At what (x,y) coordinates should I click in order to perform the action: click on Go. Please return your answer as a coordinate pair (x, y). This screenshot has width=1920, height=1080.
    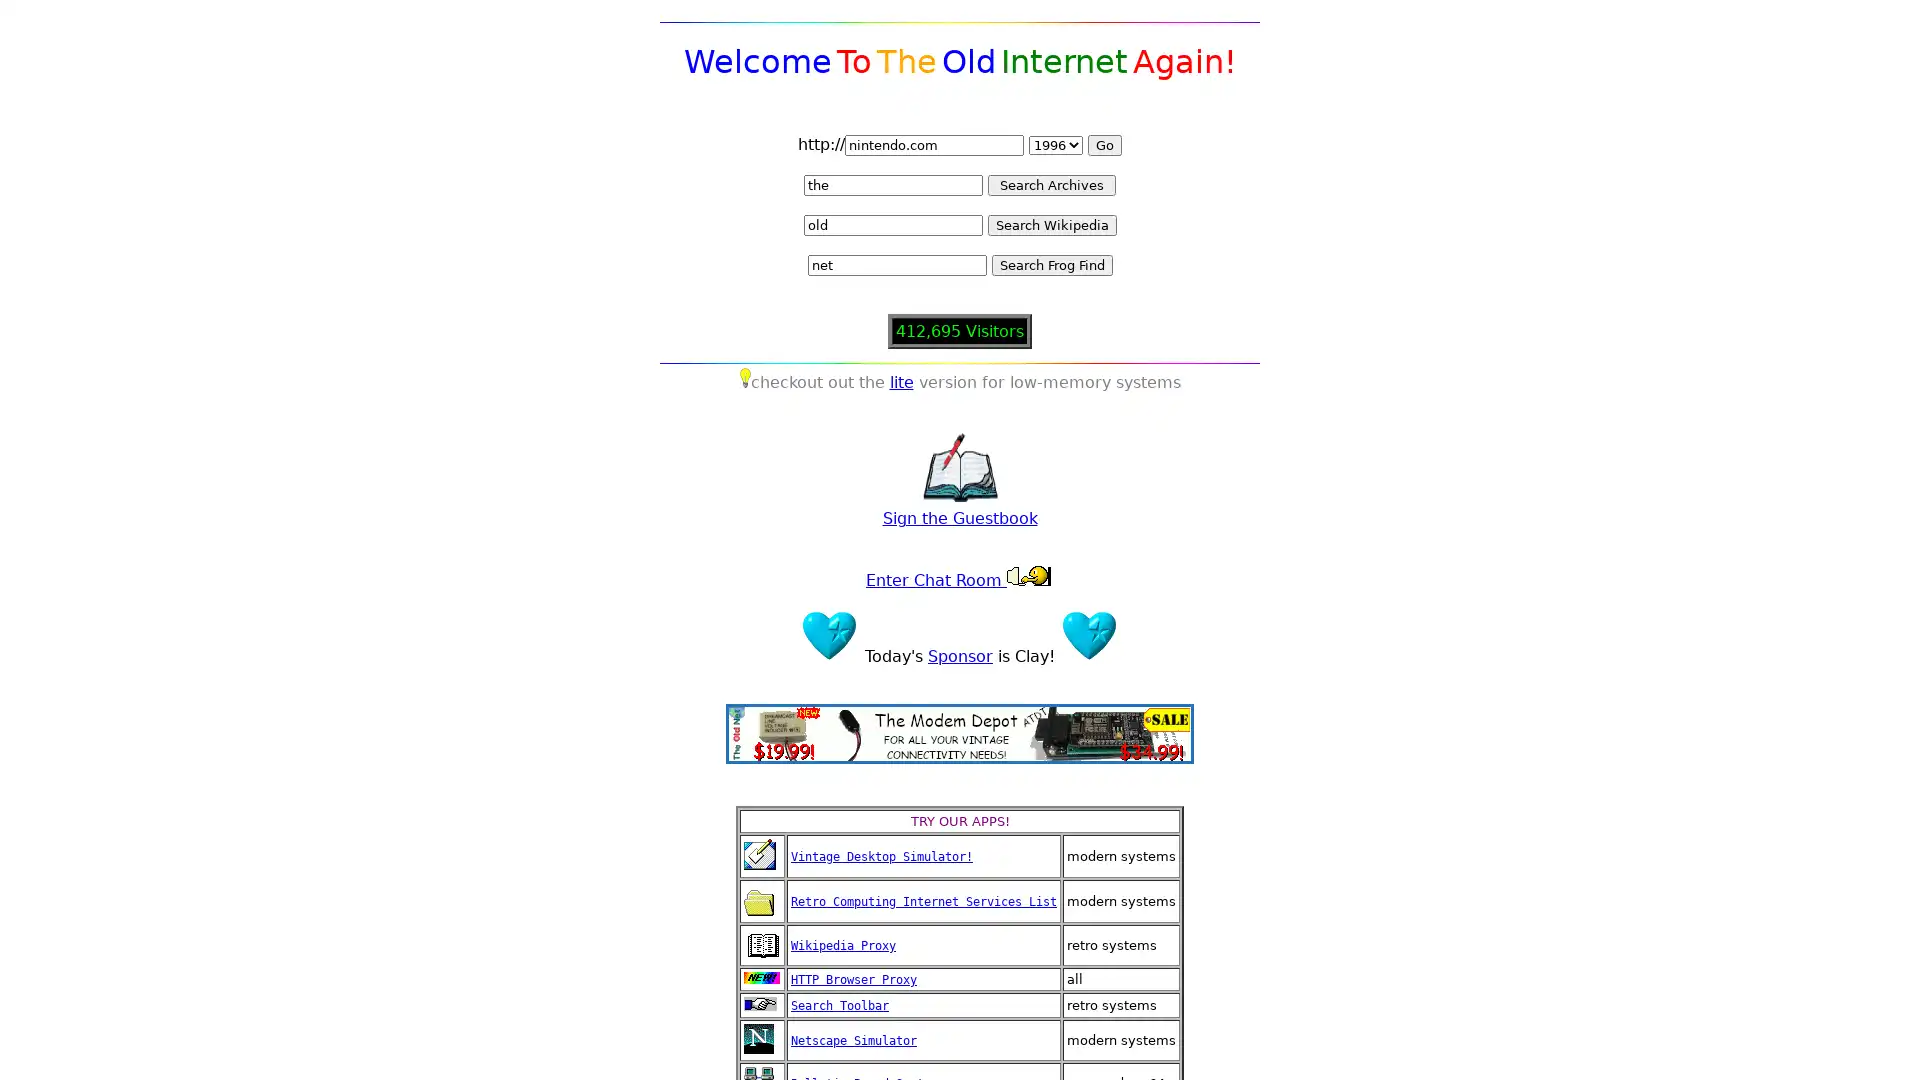
    Looking at the image, I should click on (1103, 144).